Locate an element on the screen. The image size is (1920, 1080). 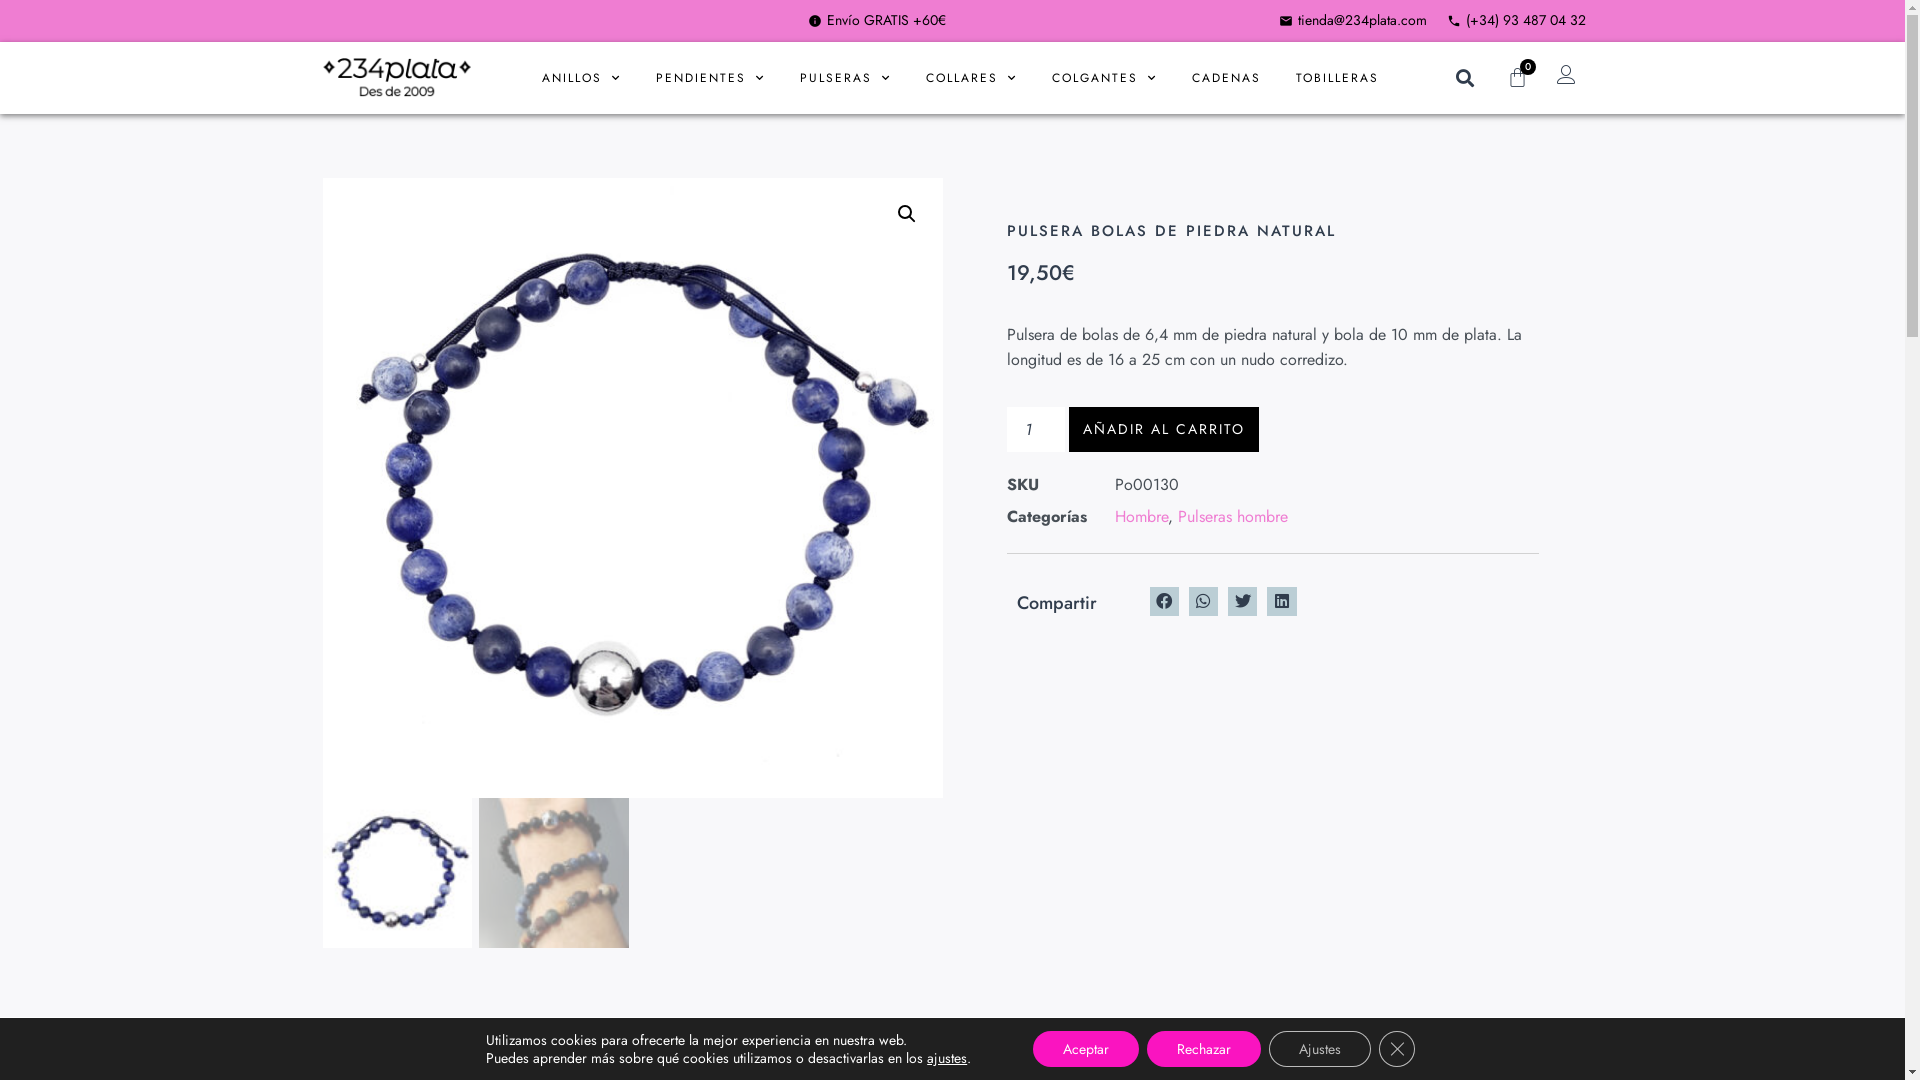
'Aceptar' is located at coordinates (1084, 1048).